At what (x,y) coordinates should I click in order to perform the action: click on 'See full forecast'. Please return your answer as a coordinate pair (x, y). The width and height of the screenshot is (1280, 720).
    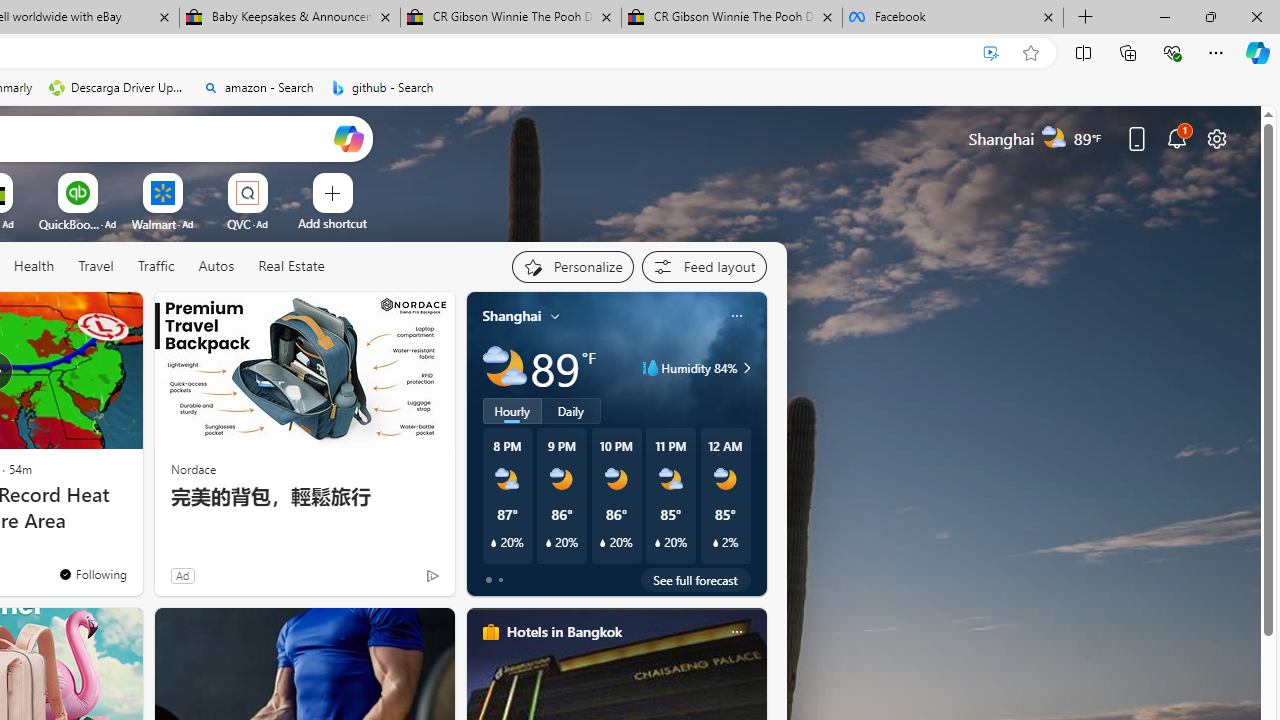
    Looking at the image, I should click on (695, 579).